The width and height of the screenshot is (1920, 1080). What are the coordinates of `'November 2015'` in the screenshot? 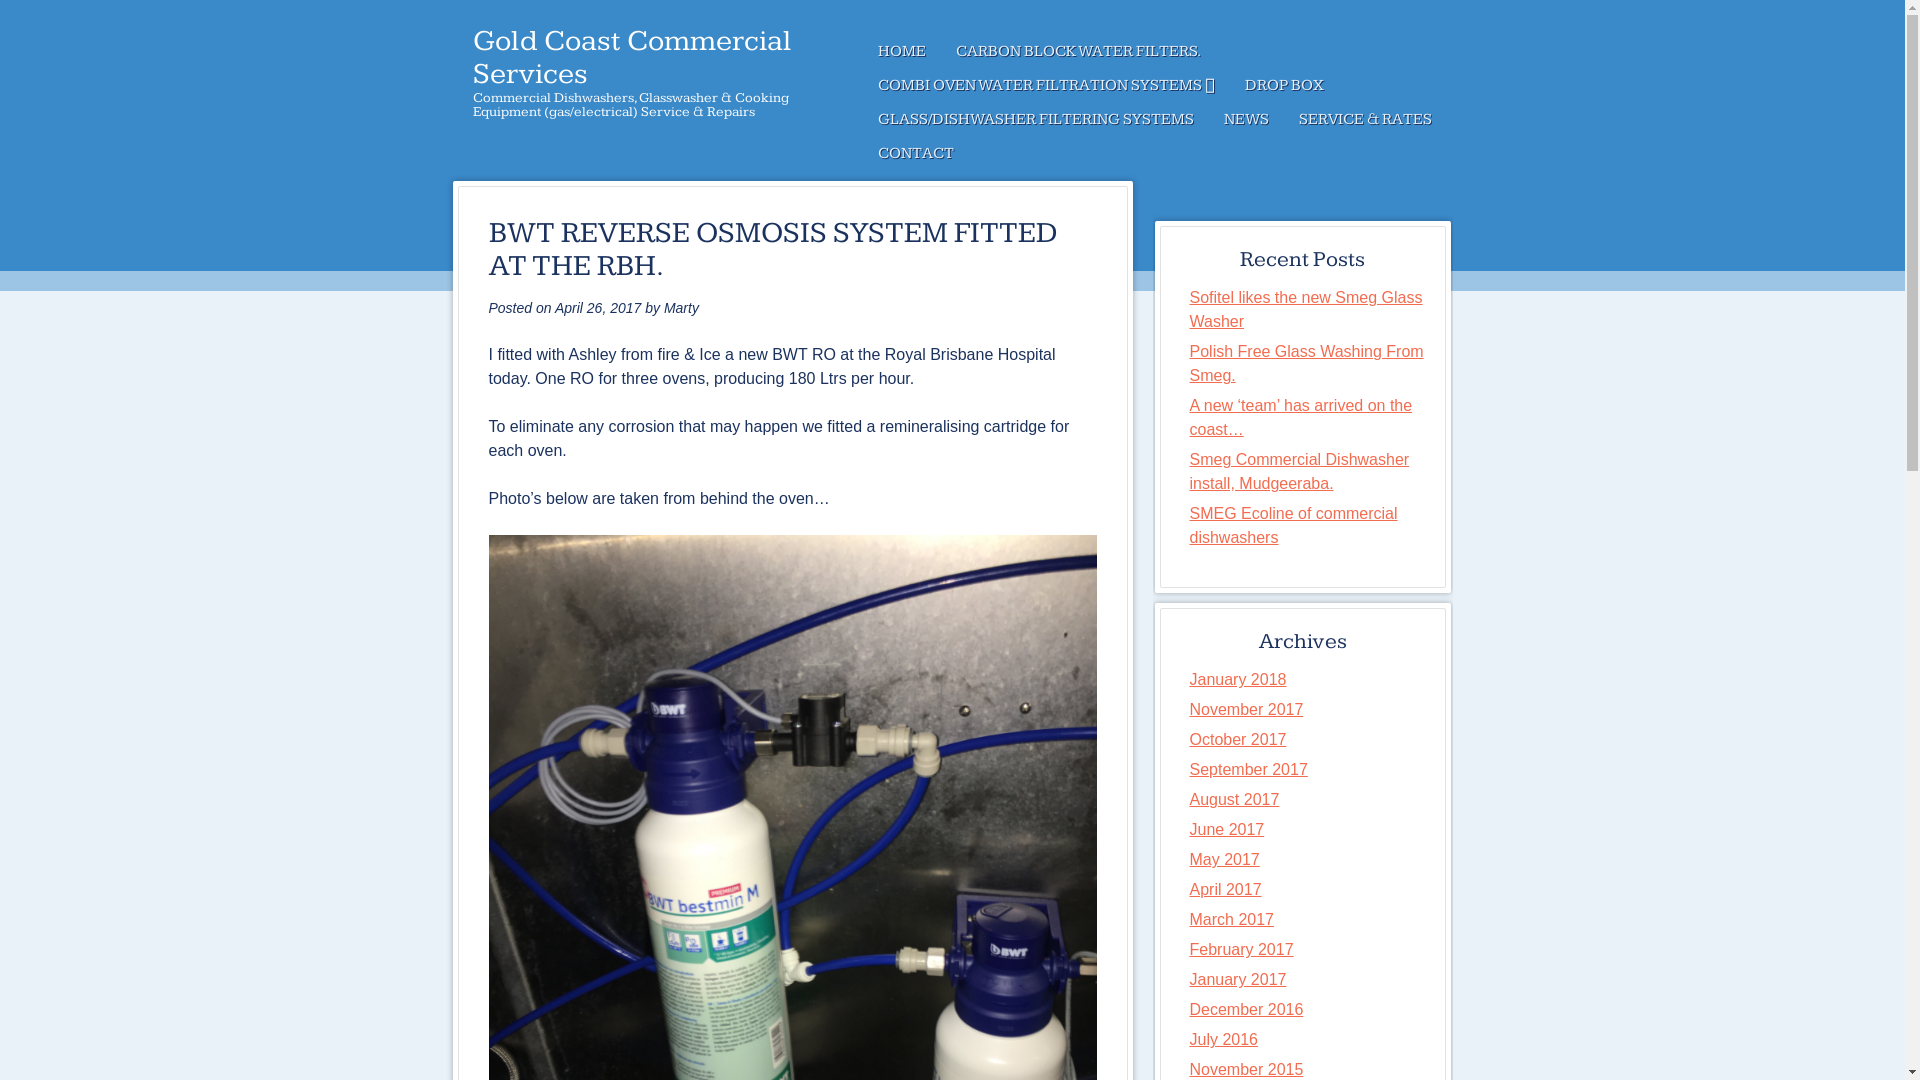 It's located at (1246, 1068).